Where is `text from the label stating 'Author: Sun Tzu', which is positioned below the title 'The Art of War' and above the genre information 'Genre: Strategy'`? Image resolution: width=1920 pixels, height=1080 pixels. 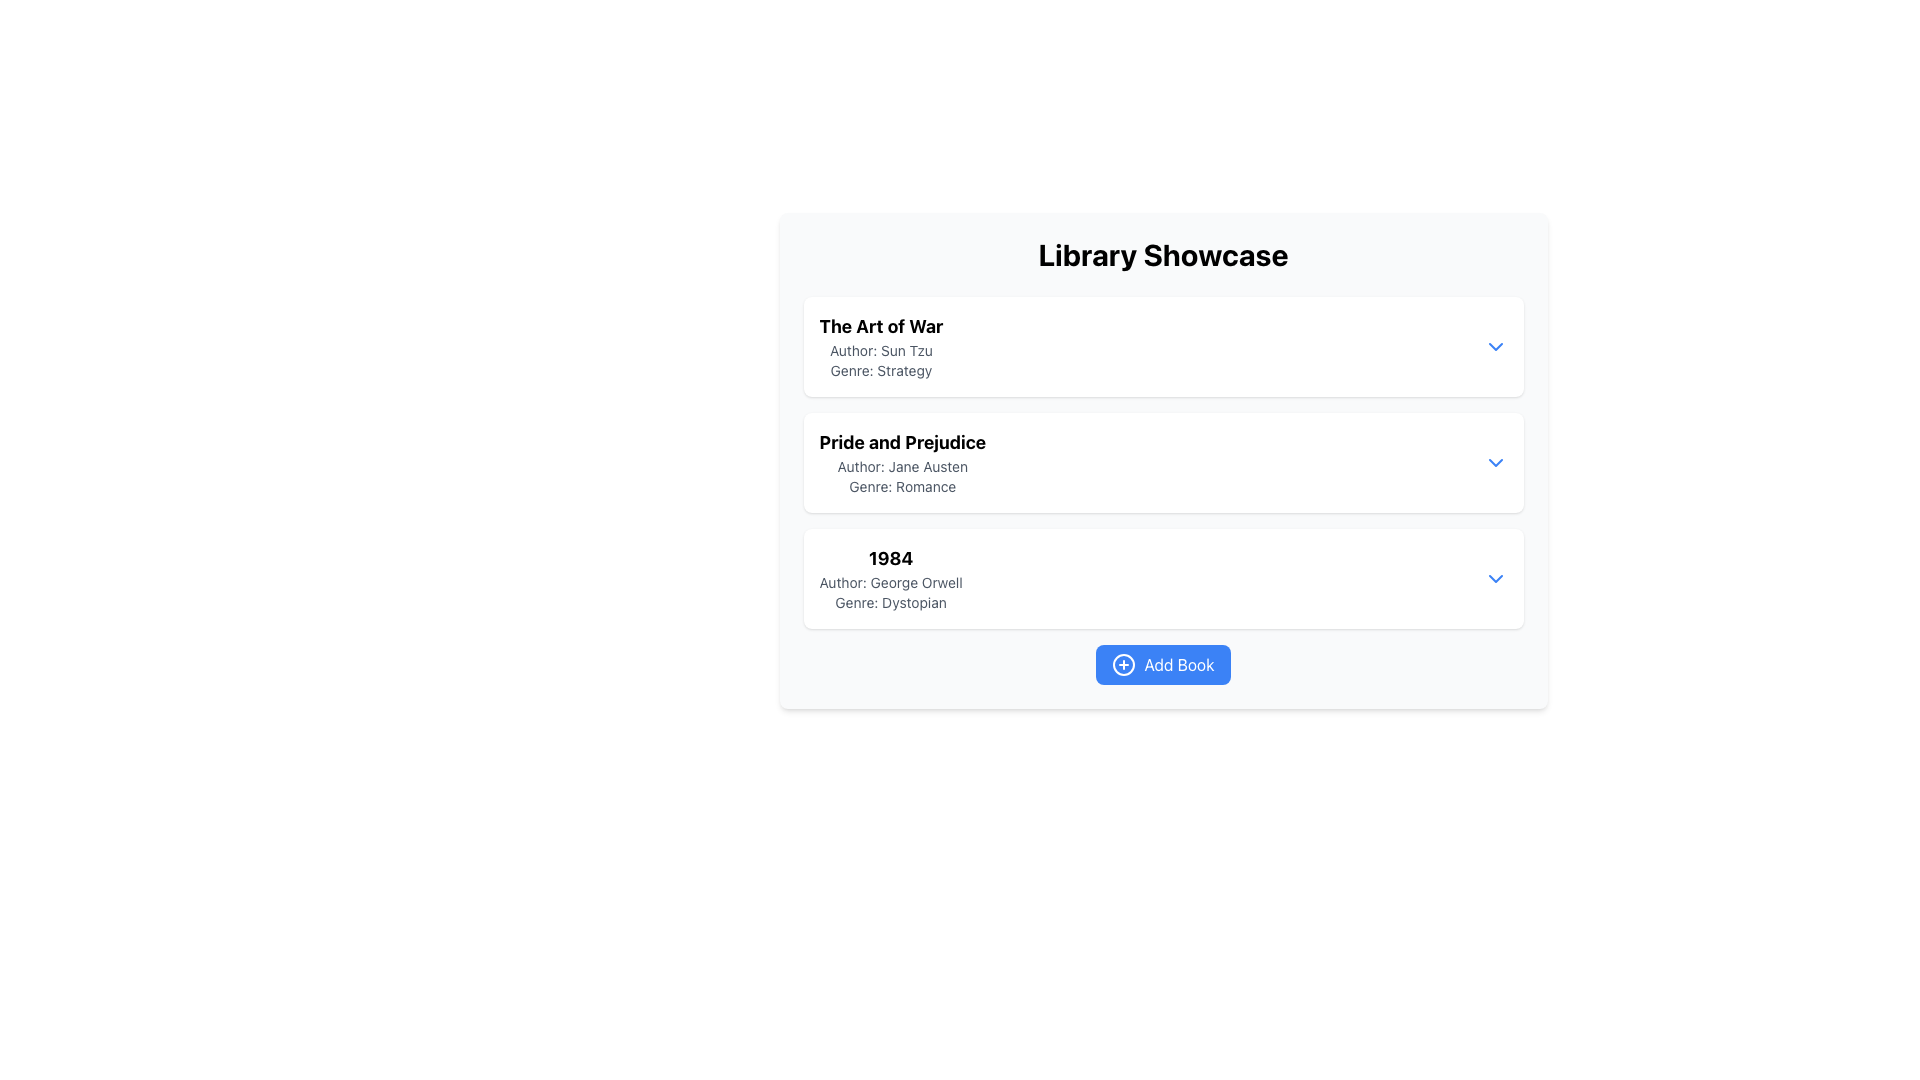
text from the label stating 'Author: Sun Tzu', which is positioned below the title 'The Art of War' and above the genre information 'Genre: Strategy' is located at coordinates (880, 350).